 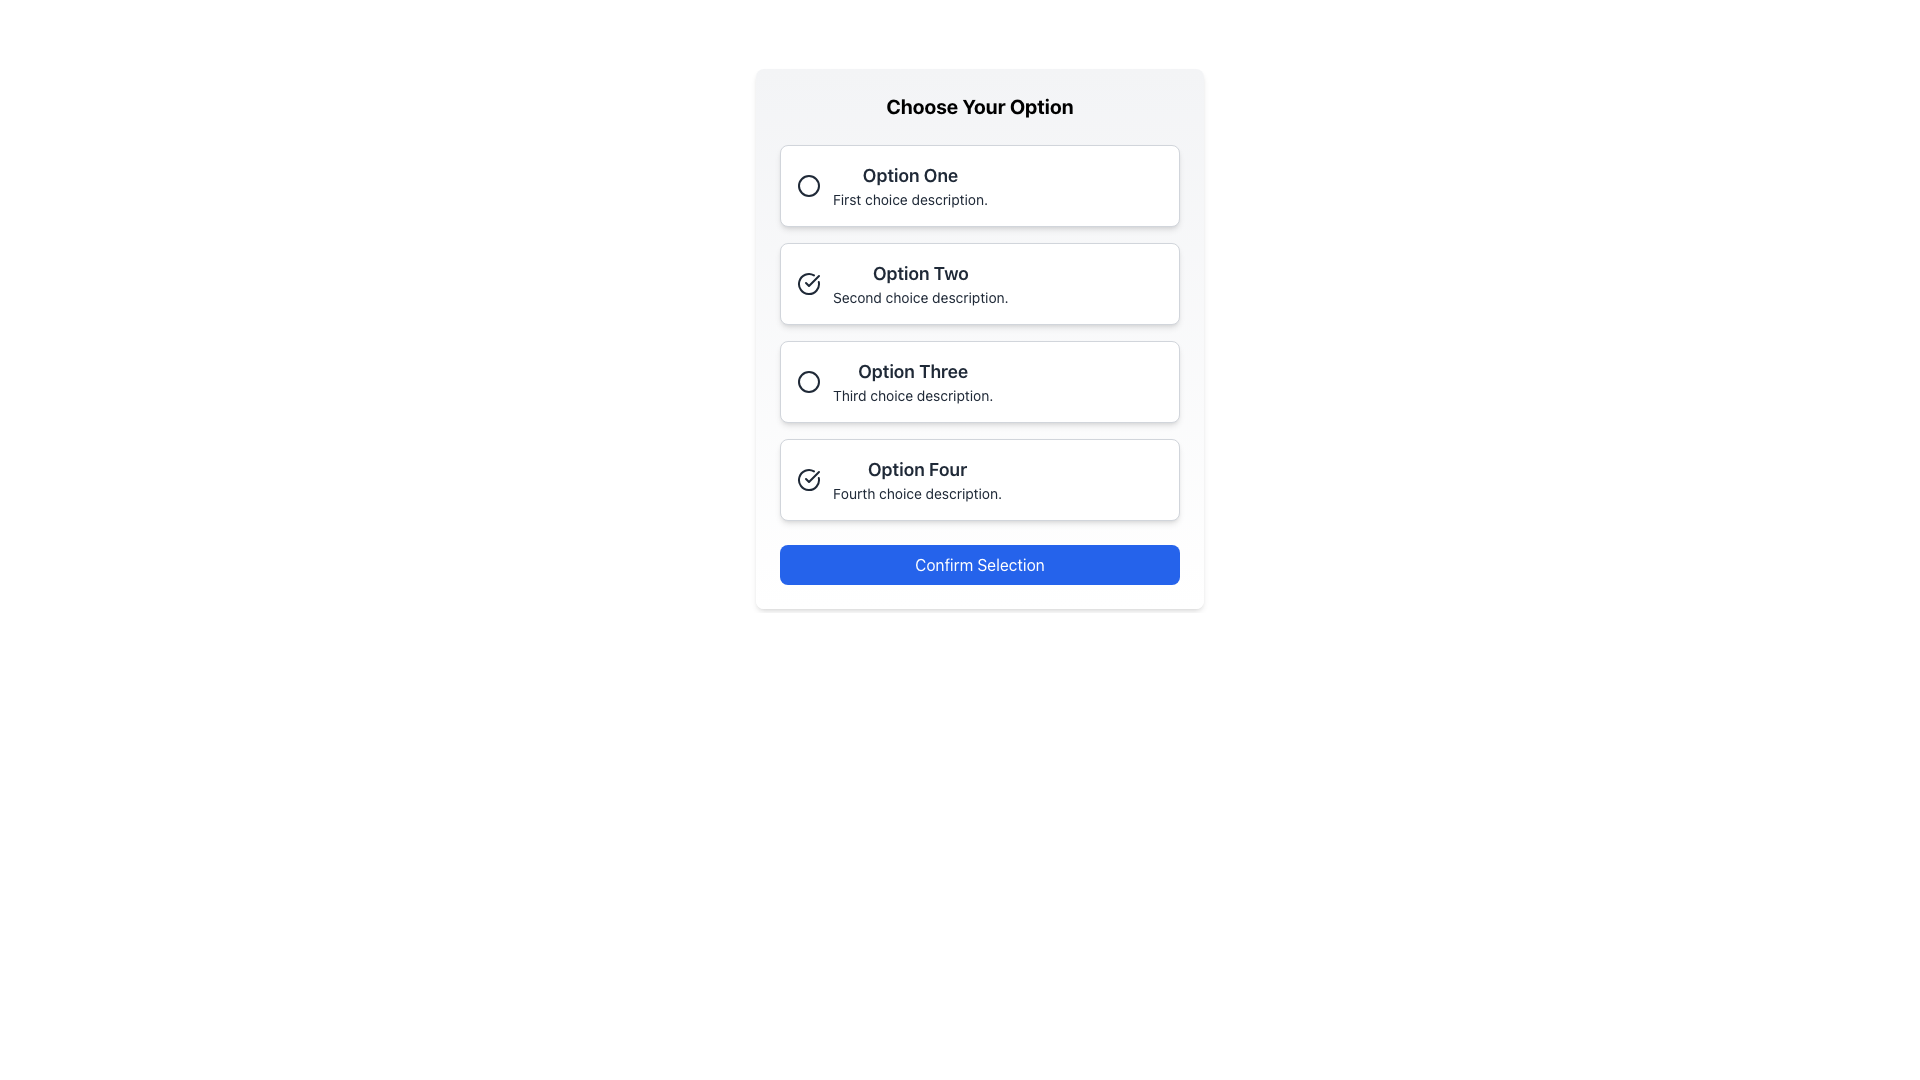 What do you see at coordinates (809, 381) in the screenshot?
I see `the radio button indicator for 'Option Three'` at bounding box center [809, 381].